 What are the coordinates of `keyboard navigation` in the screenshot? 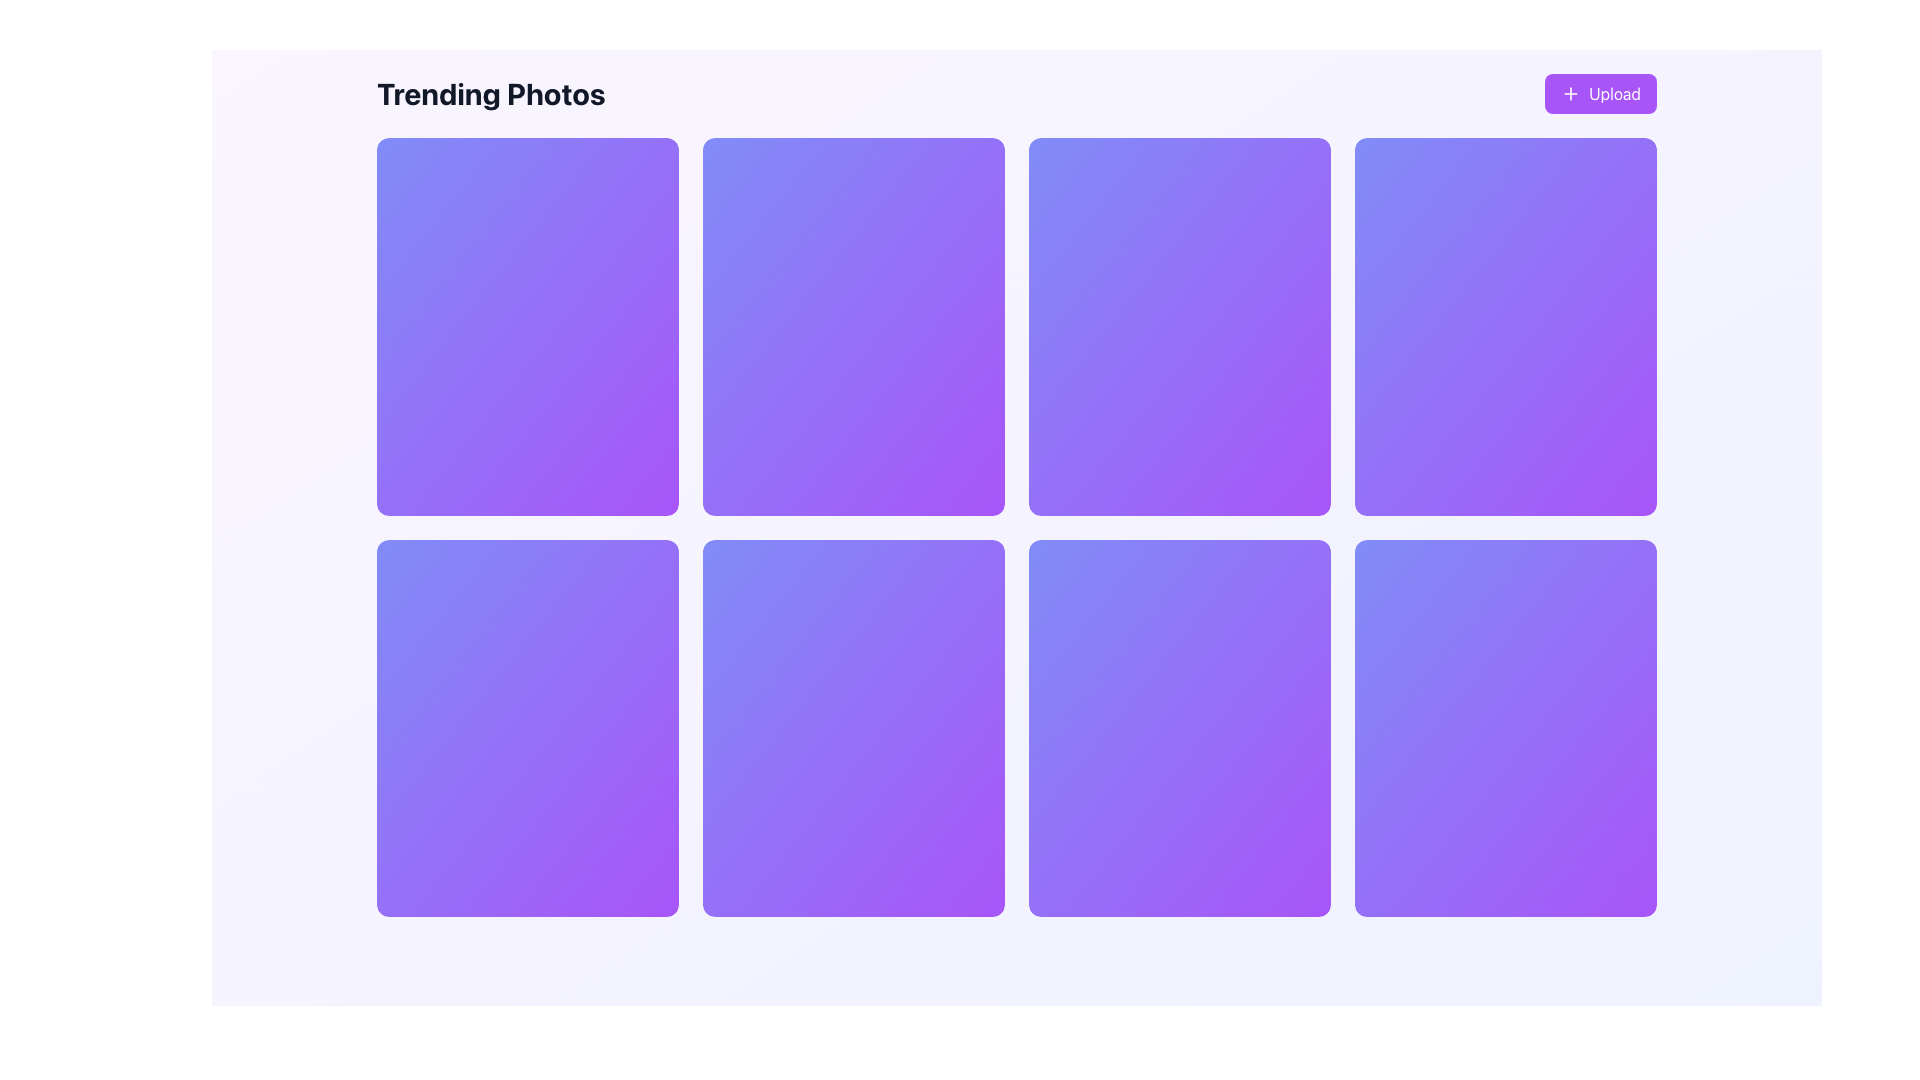 It's located at (1218, 168).